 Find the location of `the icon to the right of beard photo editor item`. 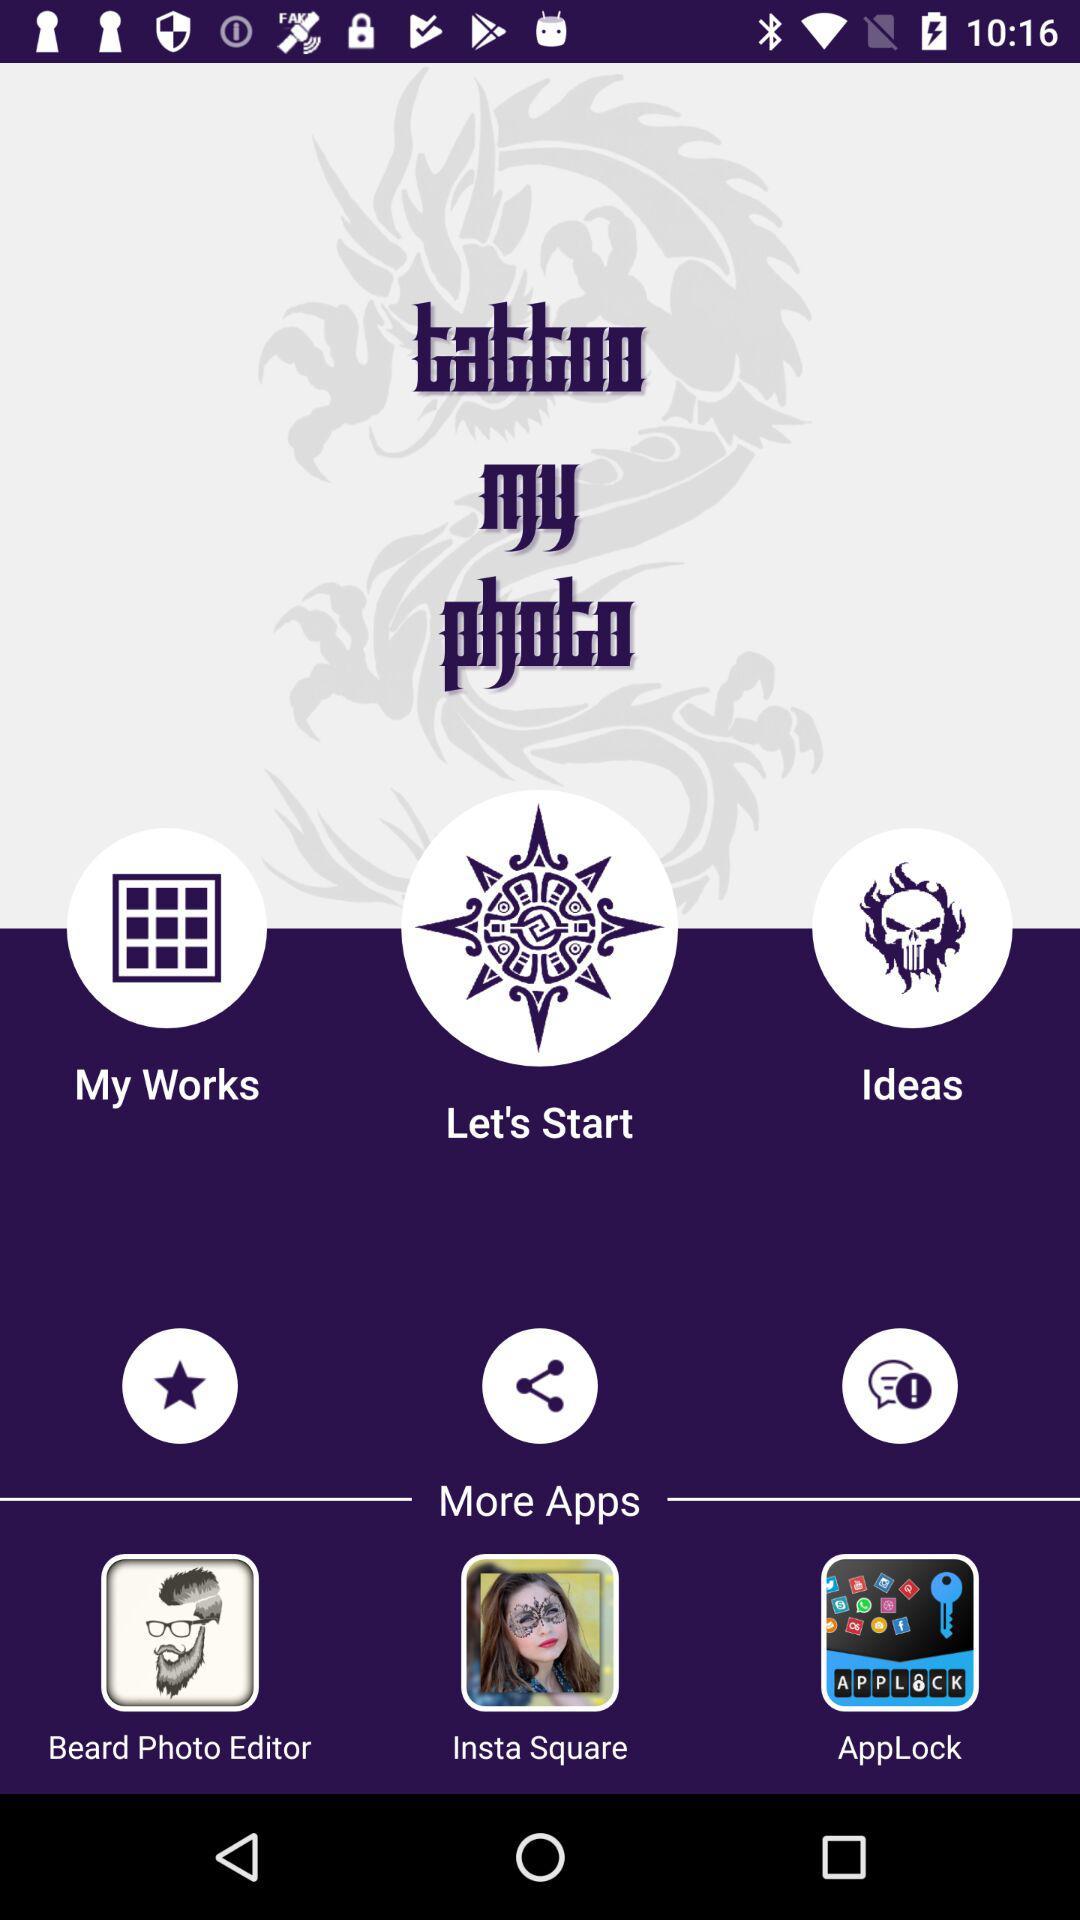

the icon to the right of beard photo editor item is located at coordinates (540, 1745).